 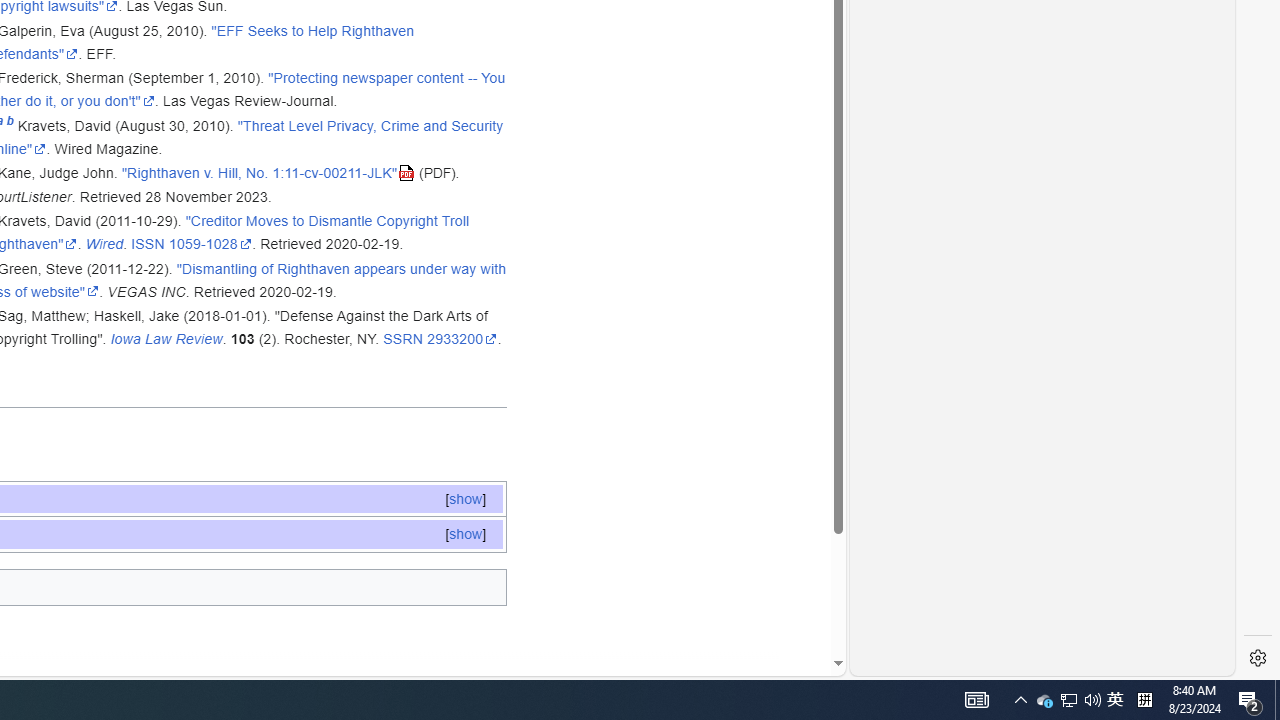 What do you see at coordinates (402, 338) in the screenshot?
I see `'SSRN'` at bounding box center [402, 338].